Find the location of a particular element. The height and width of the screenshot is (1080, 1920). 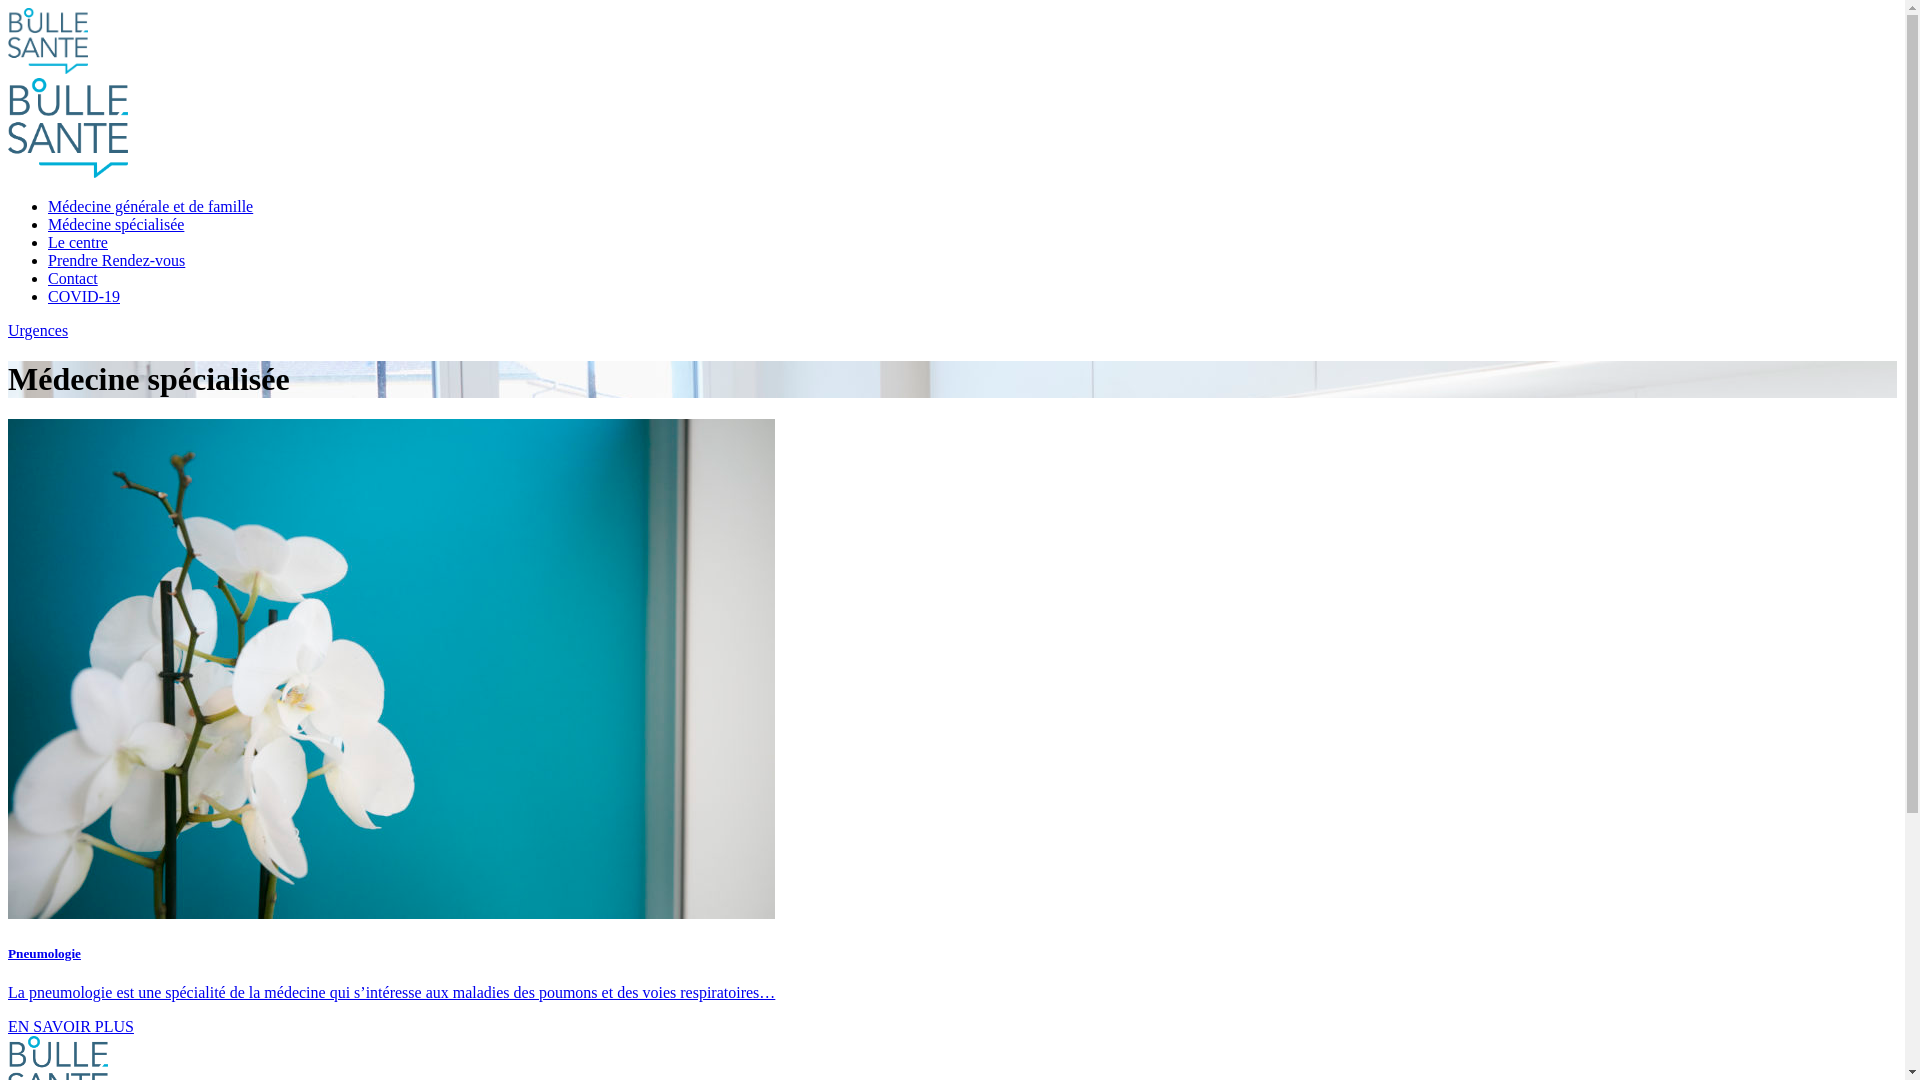

'Prendre Rendez-vous' is located at coordinates (48, 259).